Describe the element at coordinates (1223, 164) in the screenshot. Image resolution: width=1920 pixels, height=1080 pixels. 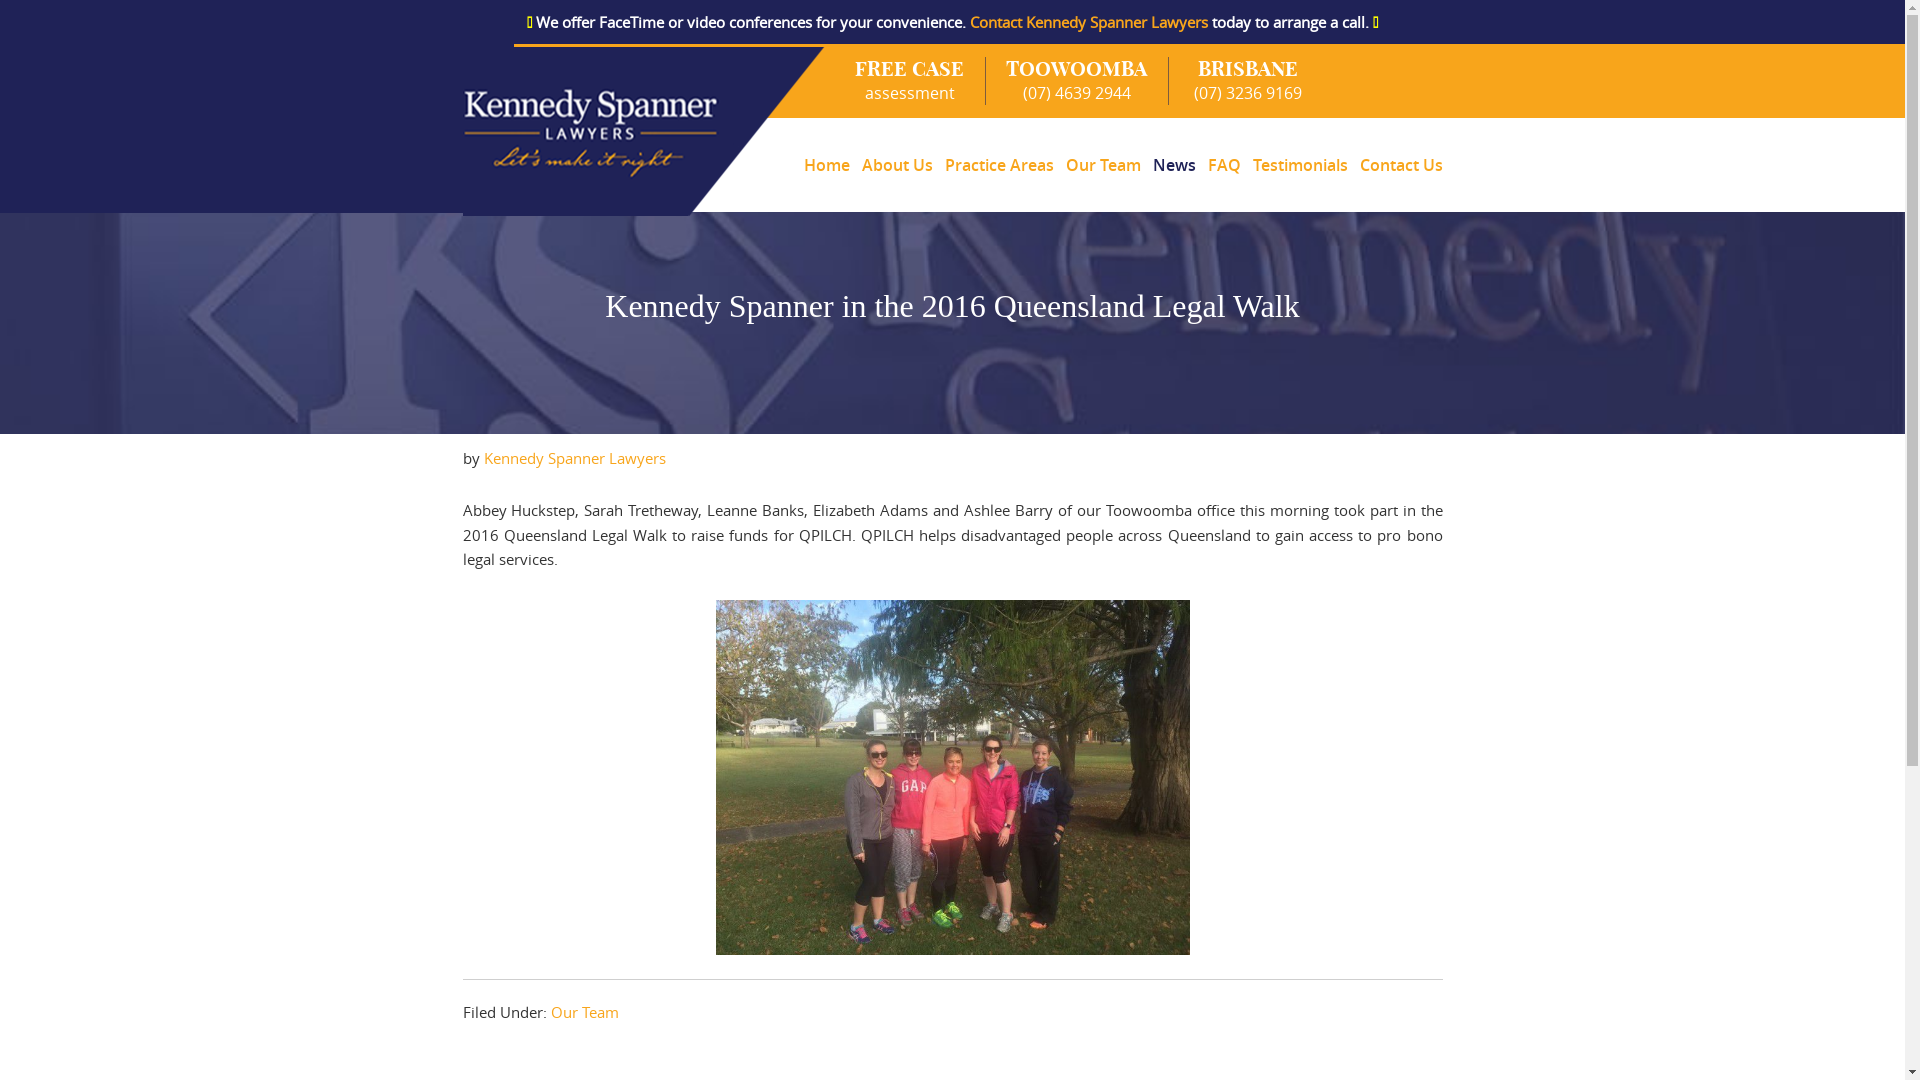
I see `'FAQ'` at that location.